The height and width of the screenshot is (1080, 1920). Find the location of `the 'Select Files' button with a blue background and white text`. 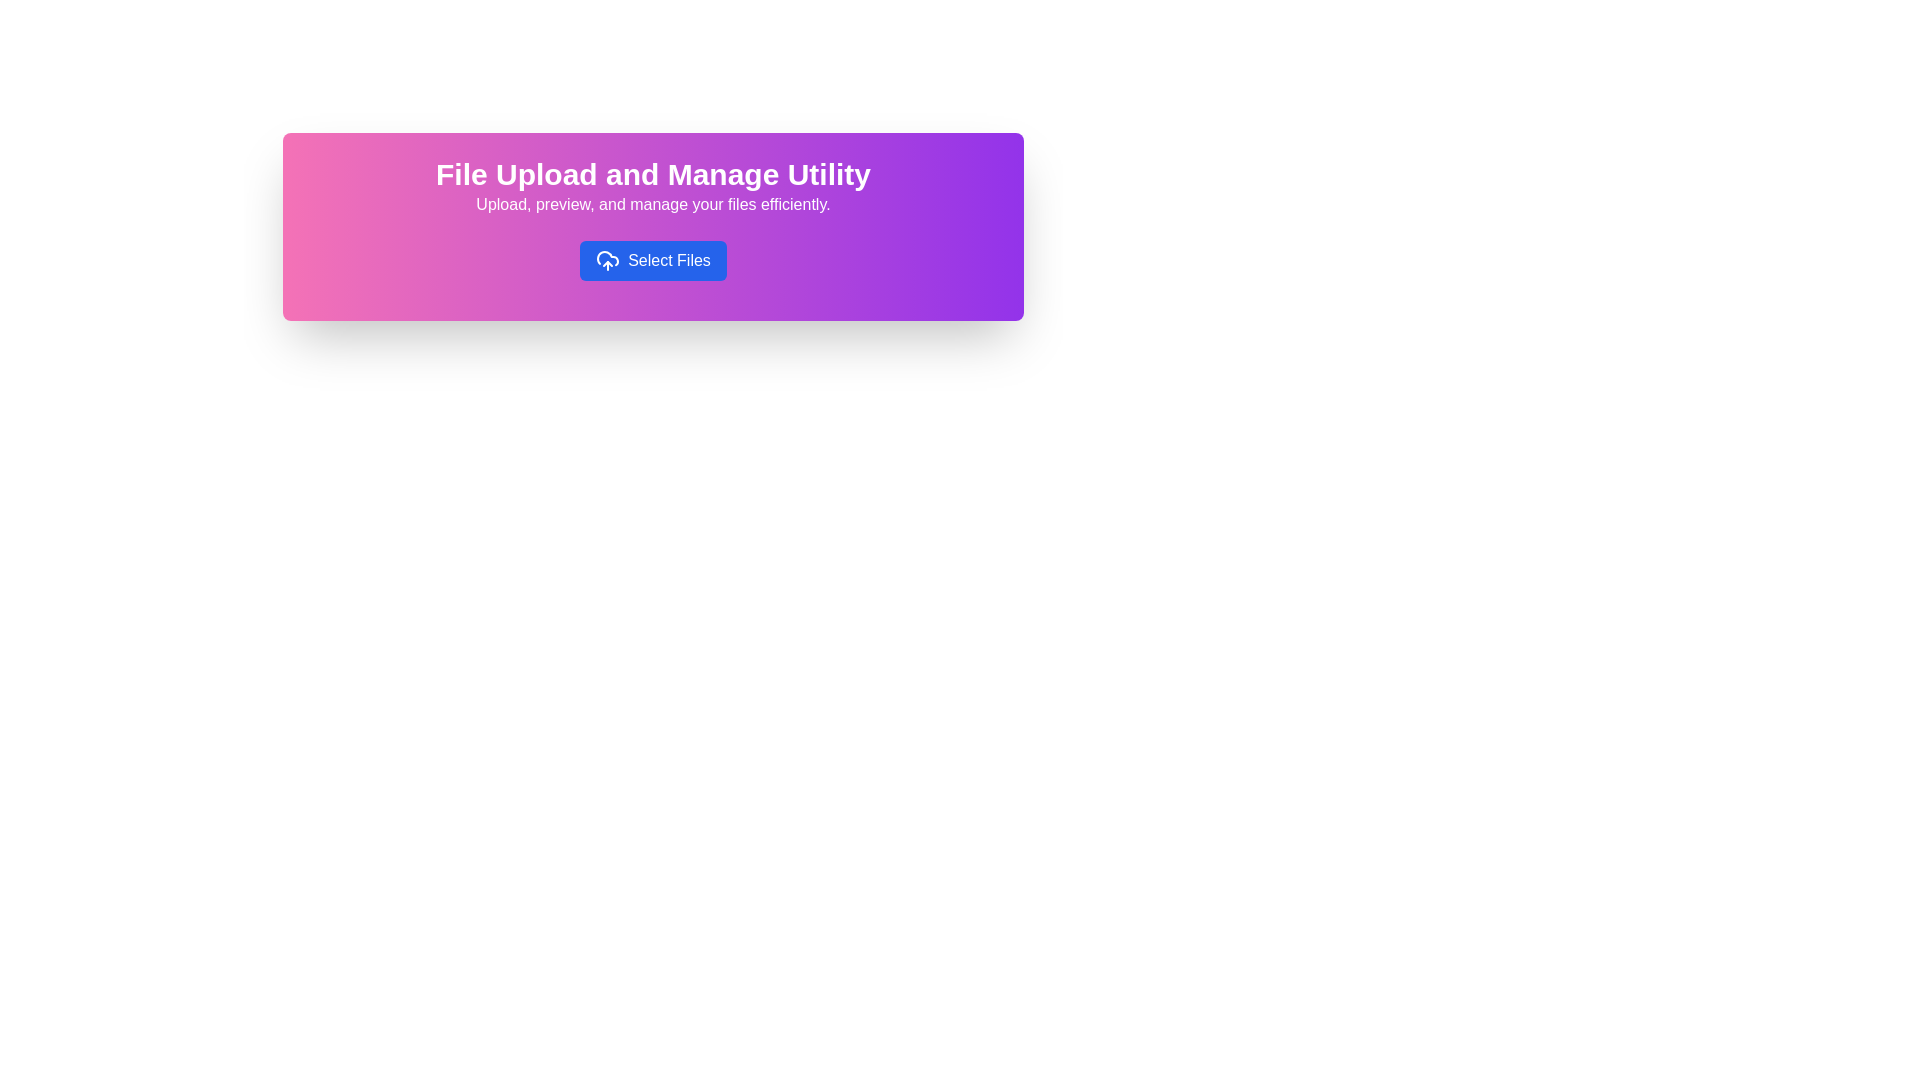

the 'Select Files' button with a blue background and white text is located at coordinates (653, 260).